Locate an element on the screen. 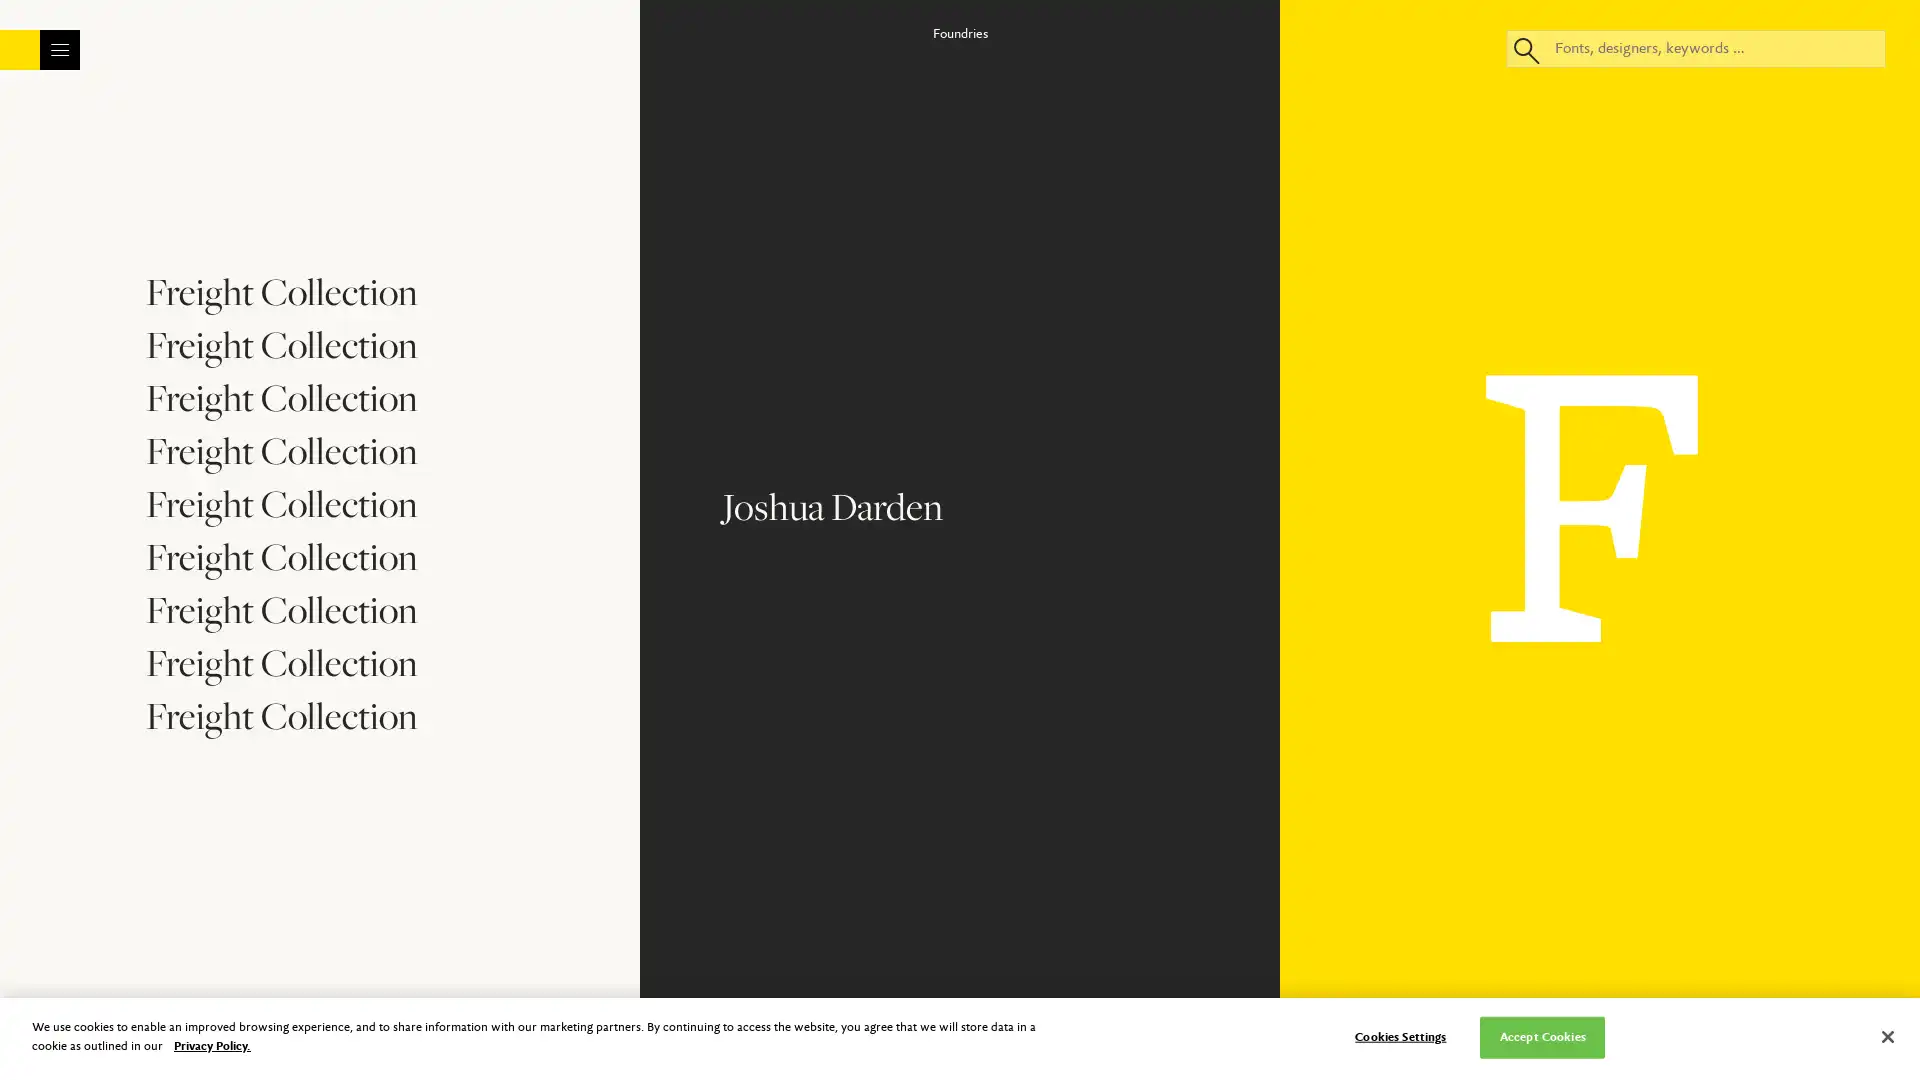  Accept Cookies is located at coordinates (1541, 1036).